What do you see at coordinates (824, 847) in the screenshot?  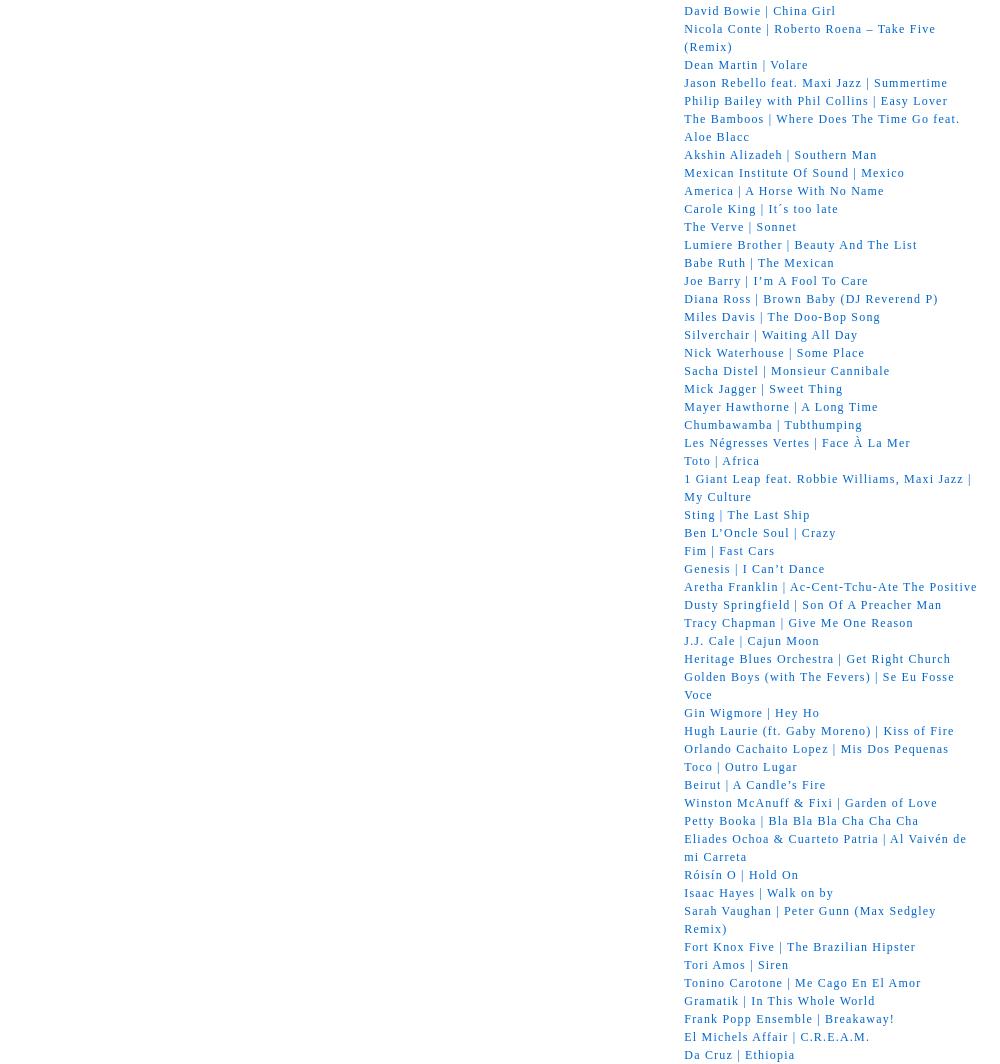 I see `'Eliades Ochoa & Cuarteto Patria | Al Vaivén de mi Carreta'` at bounding box center [824, 847].